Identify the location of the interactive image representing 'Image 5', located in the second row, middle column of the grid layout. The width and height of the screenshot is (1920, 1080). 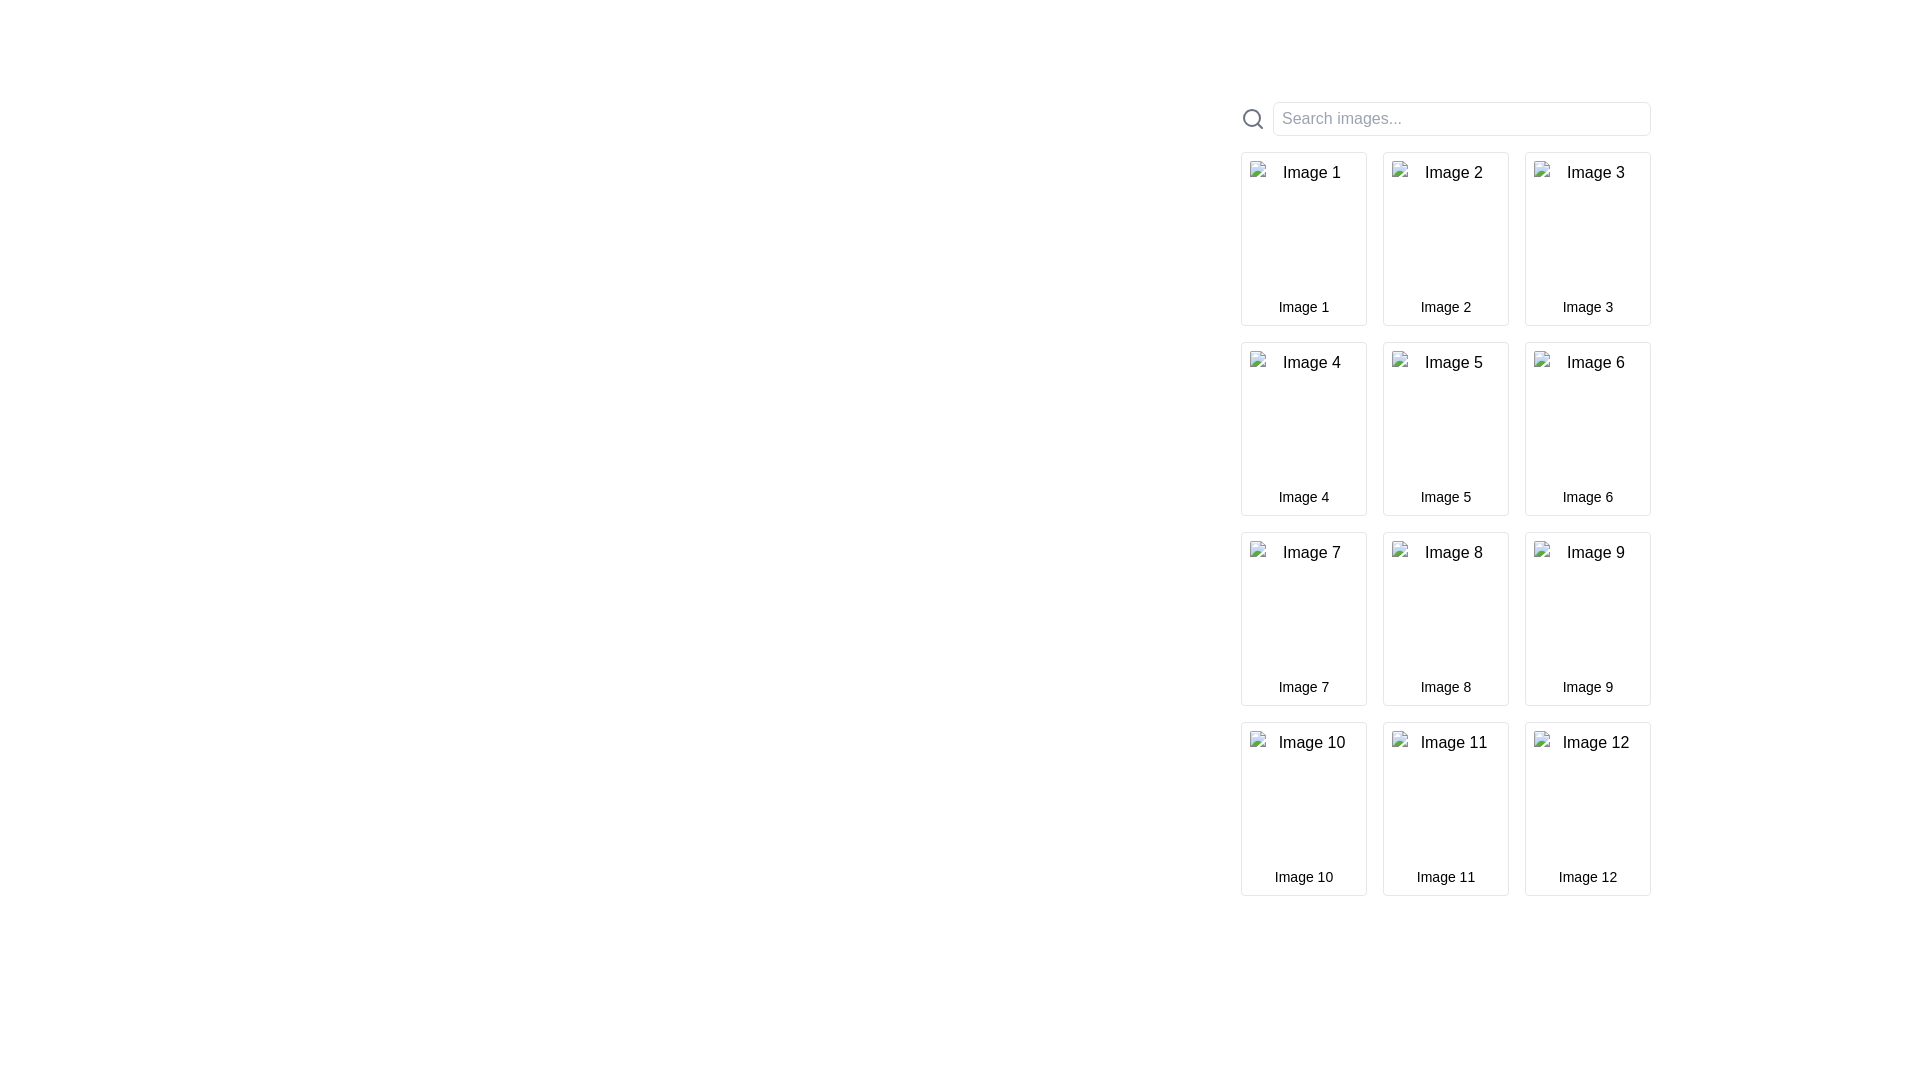
(1445, 414).